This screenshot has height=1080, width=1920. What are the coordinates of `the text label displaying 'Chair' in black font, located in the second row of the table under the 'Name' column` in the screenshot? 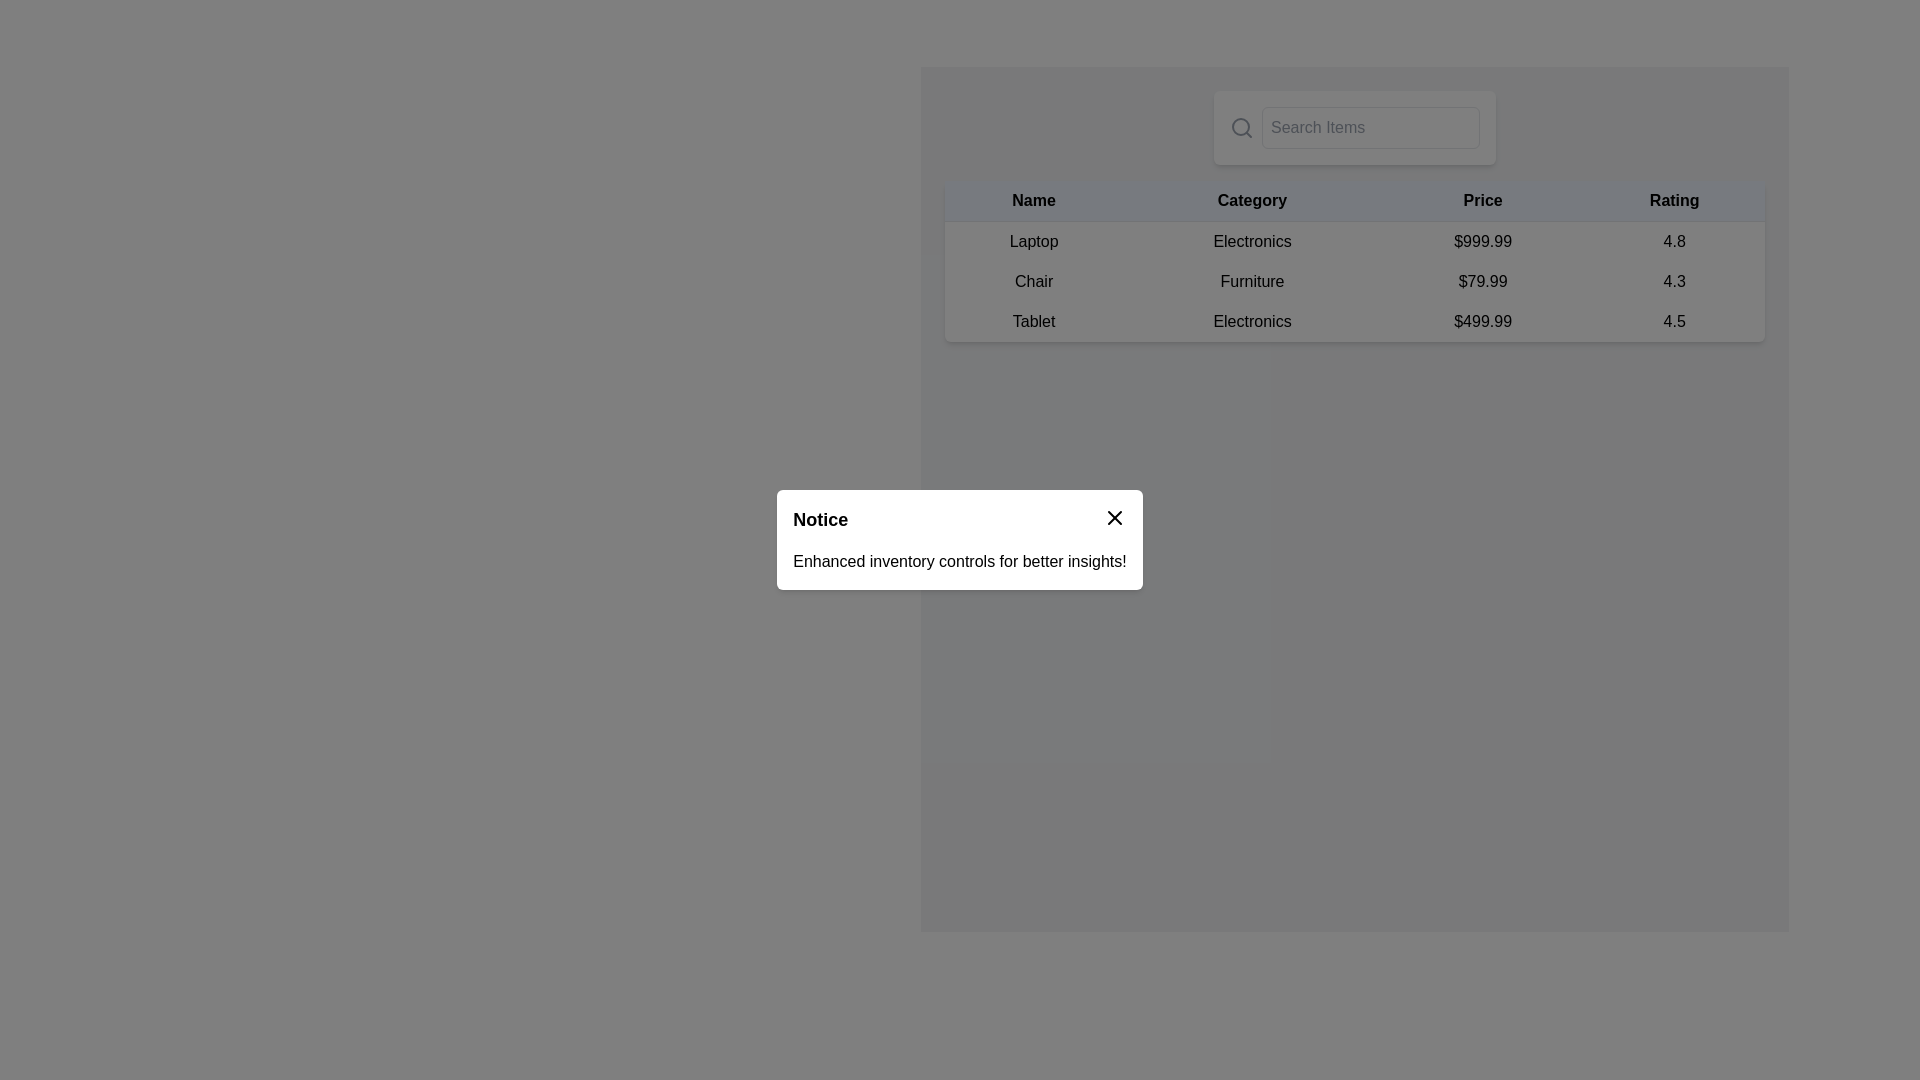 It's located at (1034, 281).